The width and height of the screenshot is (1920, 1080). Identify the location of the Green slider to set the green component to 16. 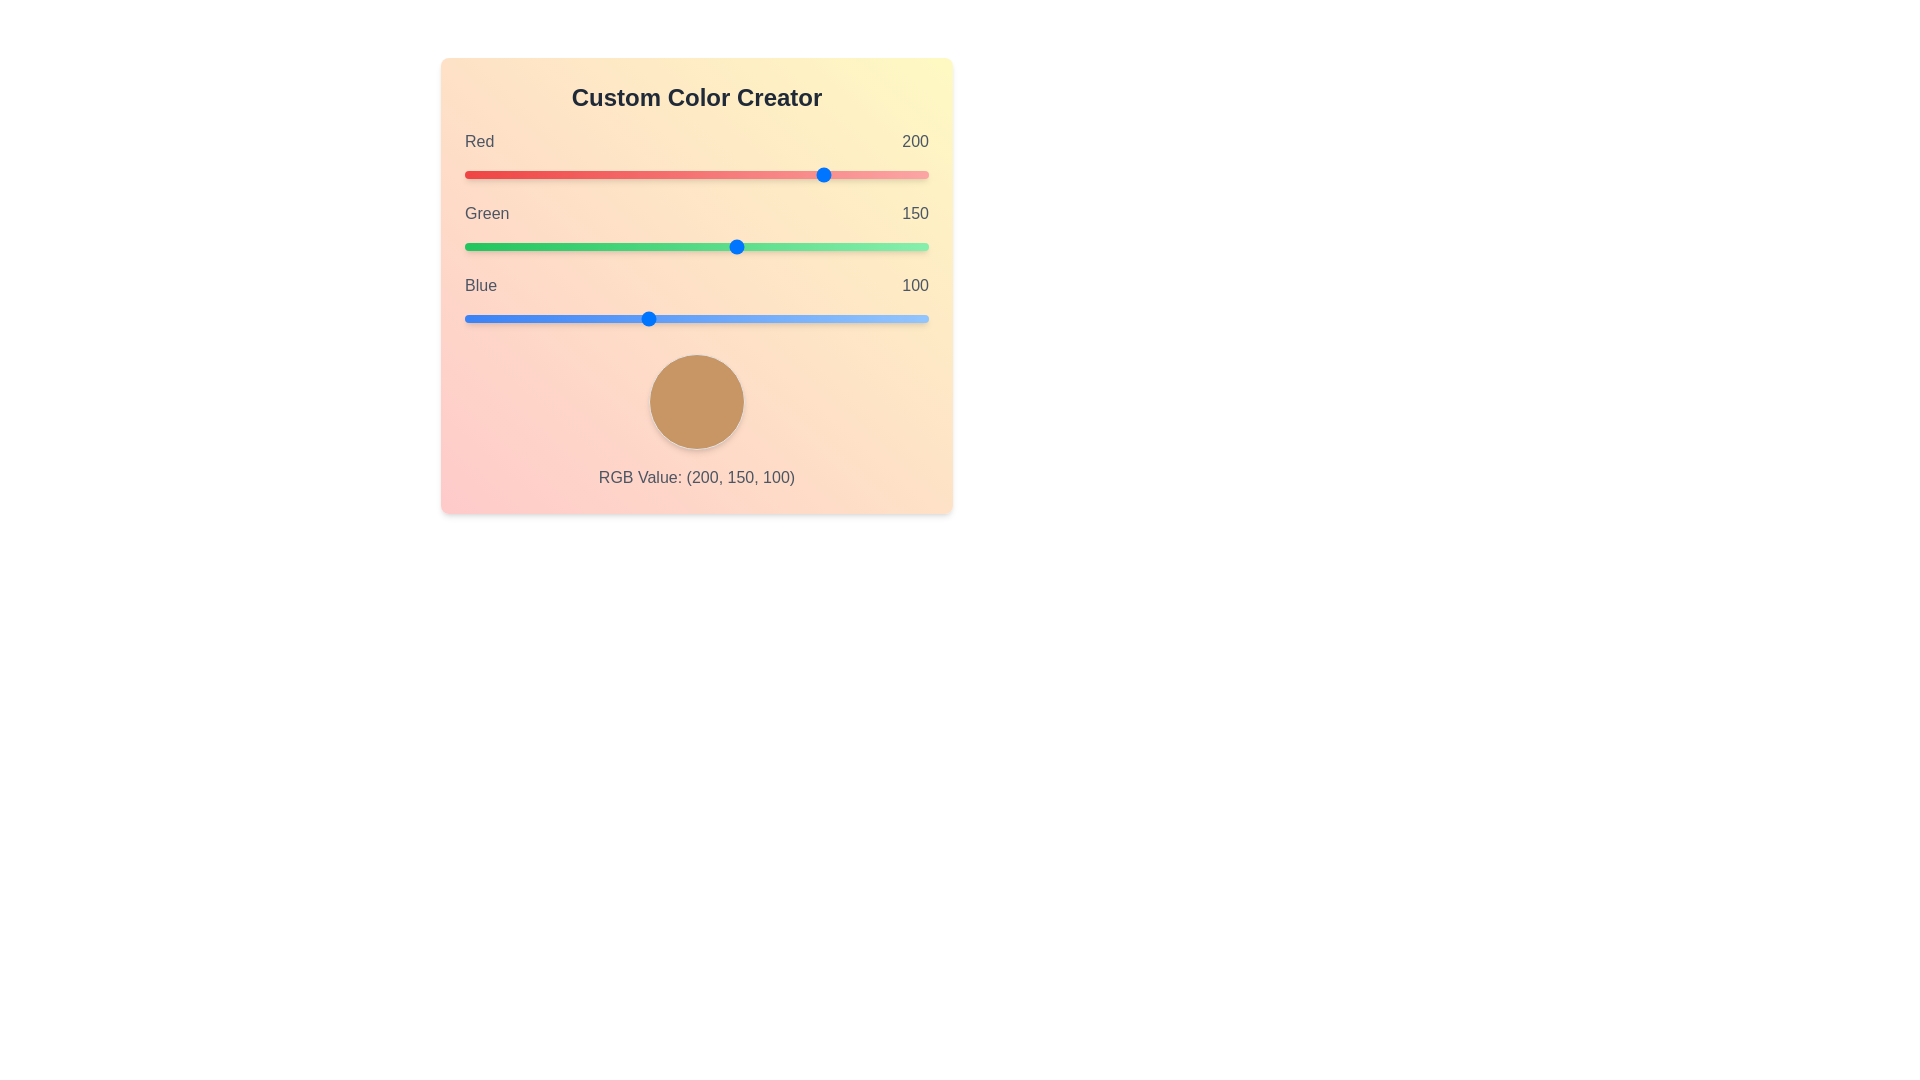
(494, 245).